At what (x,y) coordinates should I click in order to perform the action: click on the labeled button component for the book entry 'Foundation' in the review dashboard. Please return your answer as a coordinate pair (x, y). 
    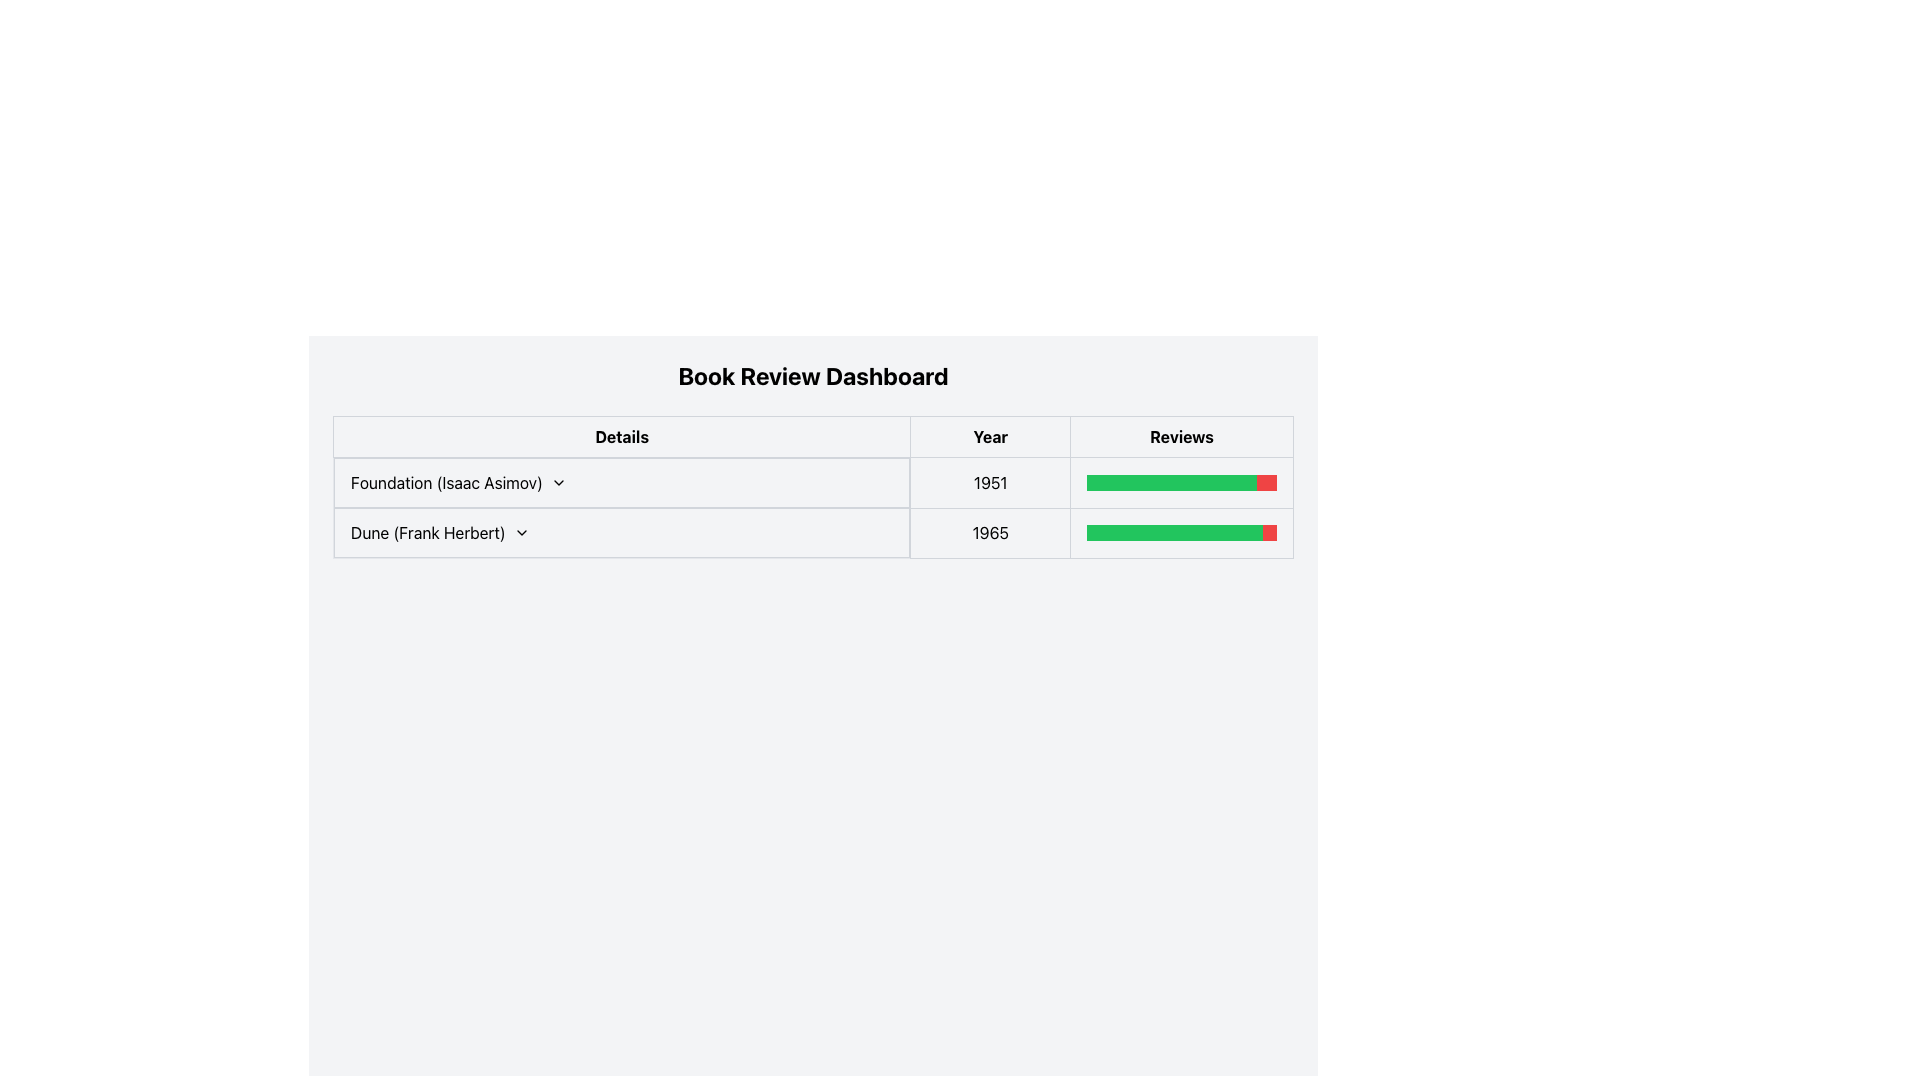
    Looking at the image, I should click on (621, 482).